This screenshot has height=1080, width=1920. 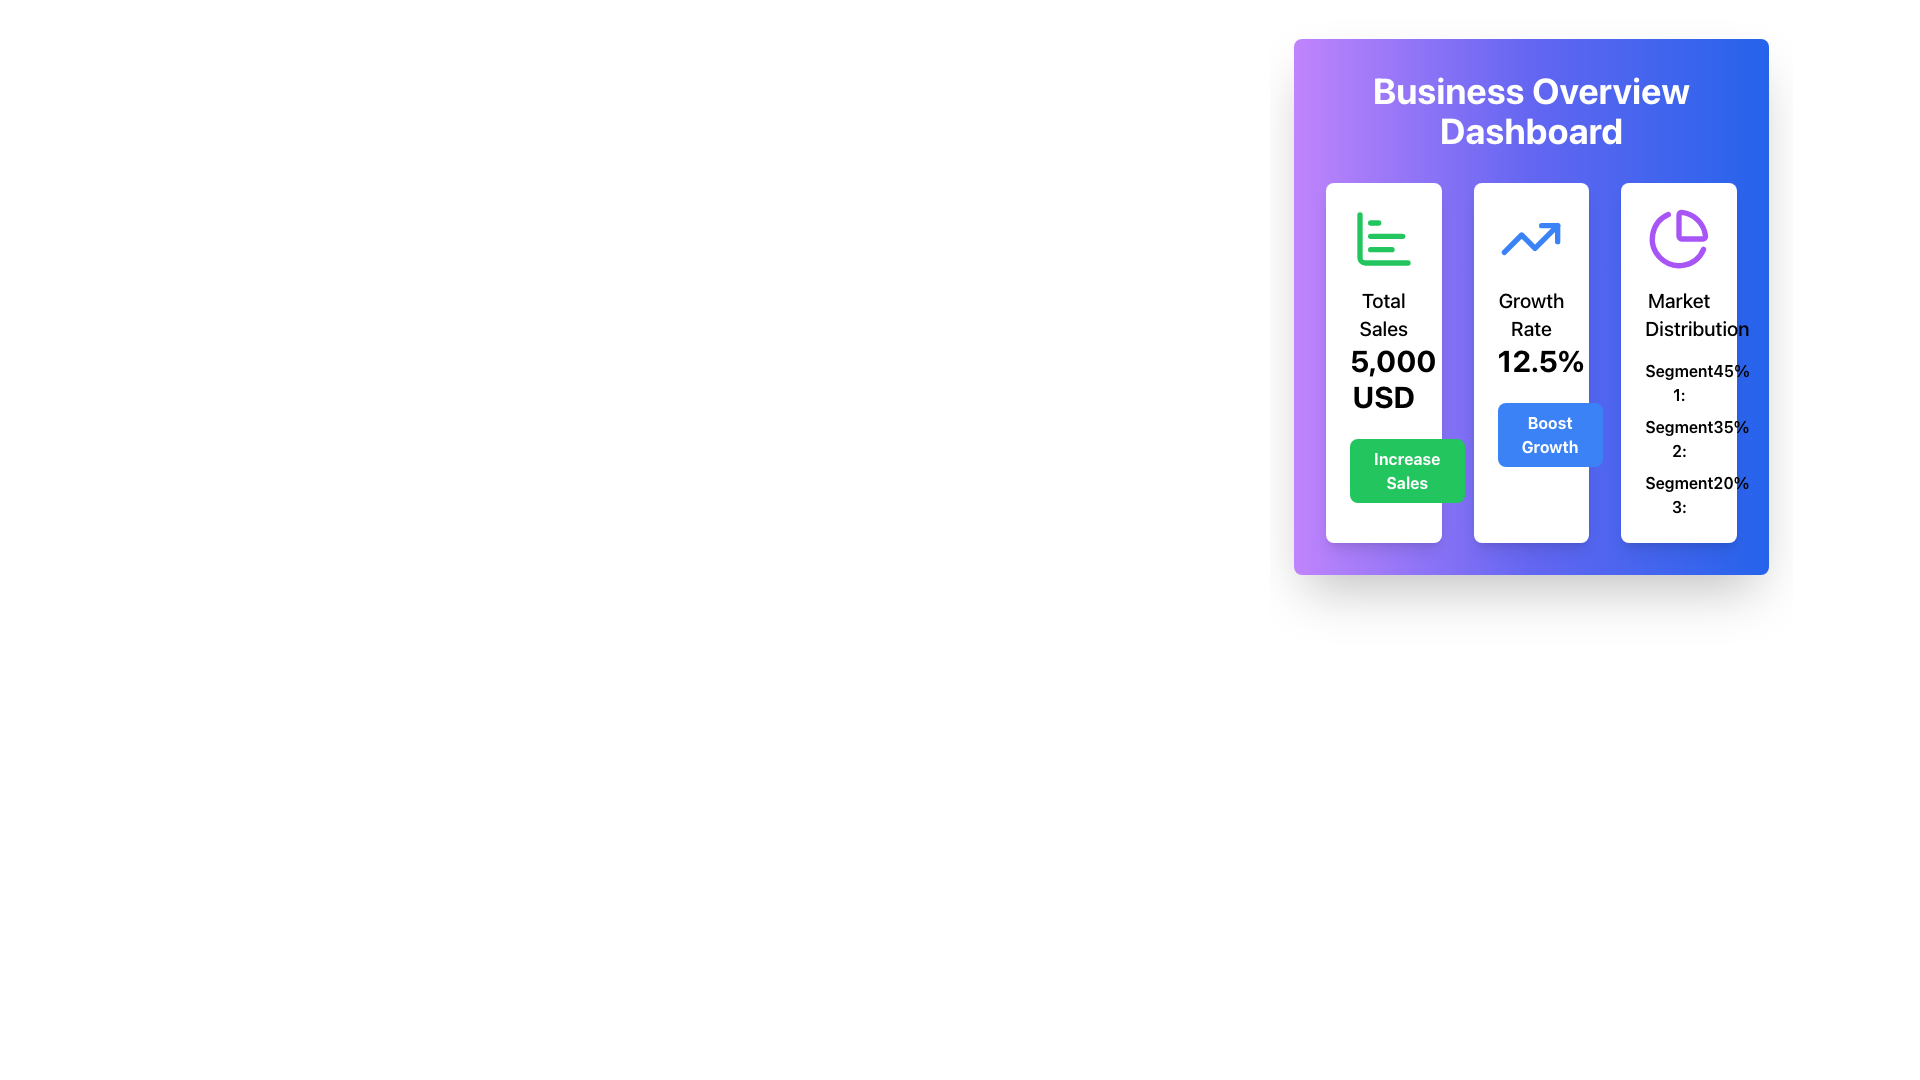 I want to click on Header or Title Text located at the top of the dashboard, centered within a rounded, gradient-colored box, so click(x=1530, y=111).